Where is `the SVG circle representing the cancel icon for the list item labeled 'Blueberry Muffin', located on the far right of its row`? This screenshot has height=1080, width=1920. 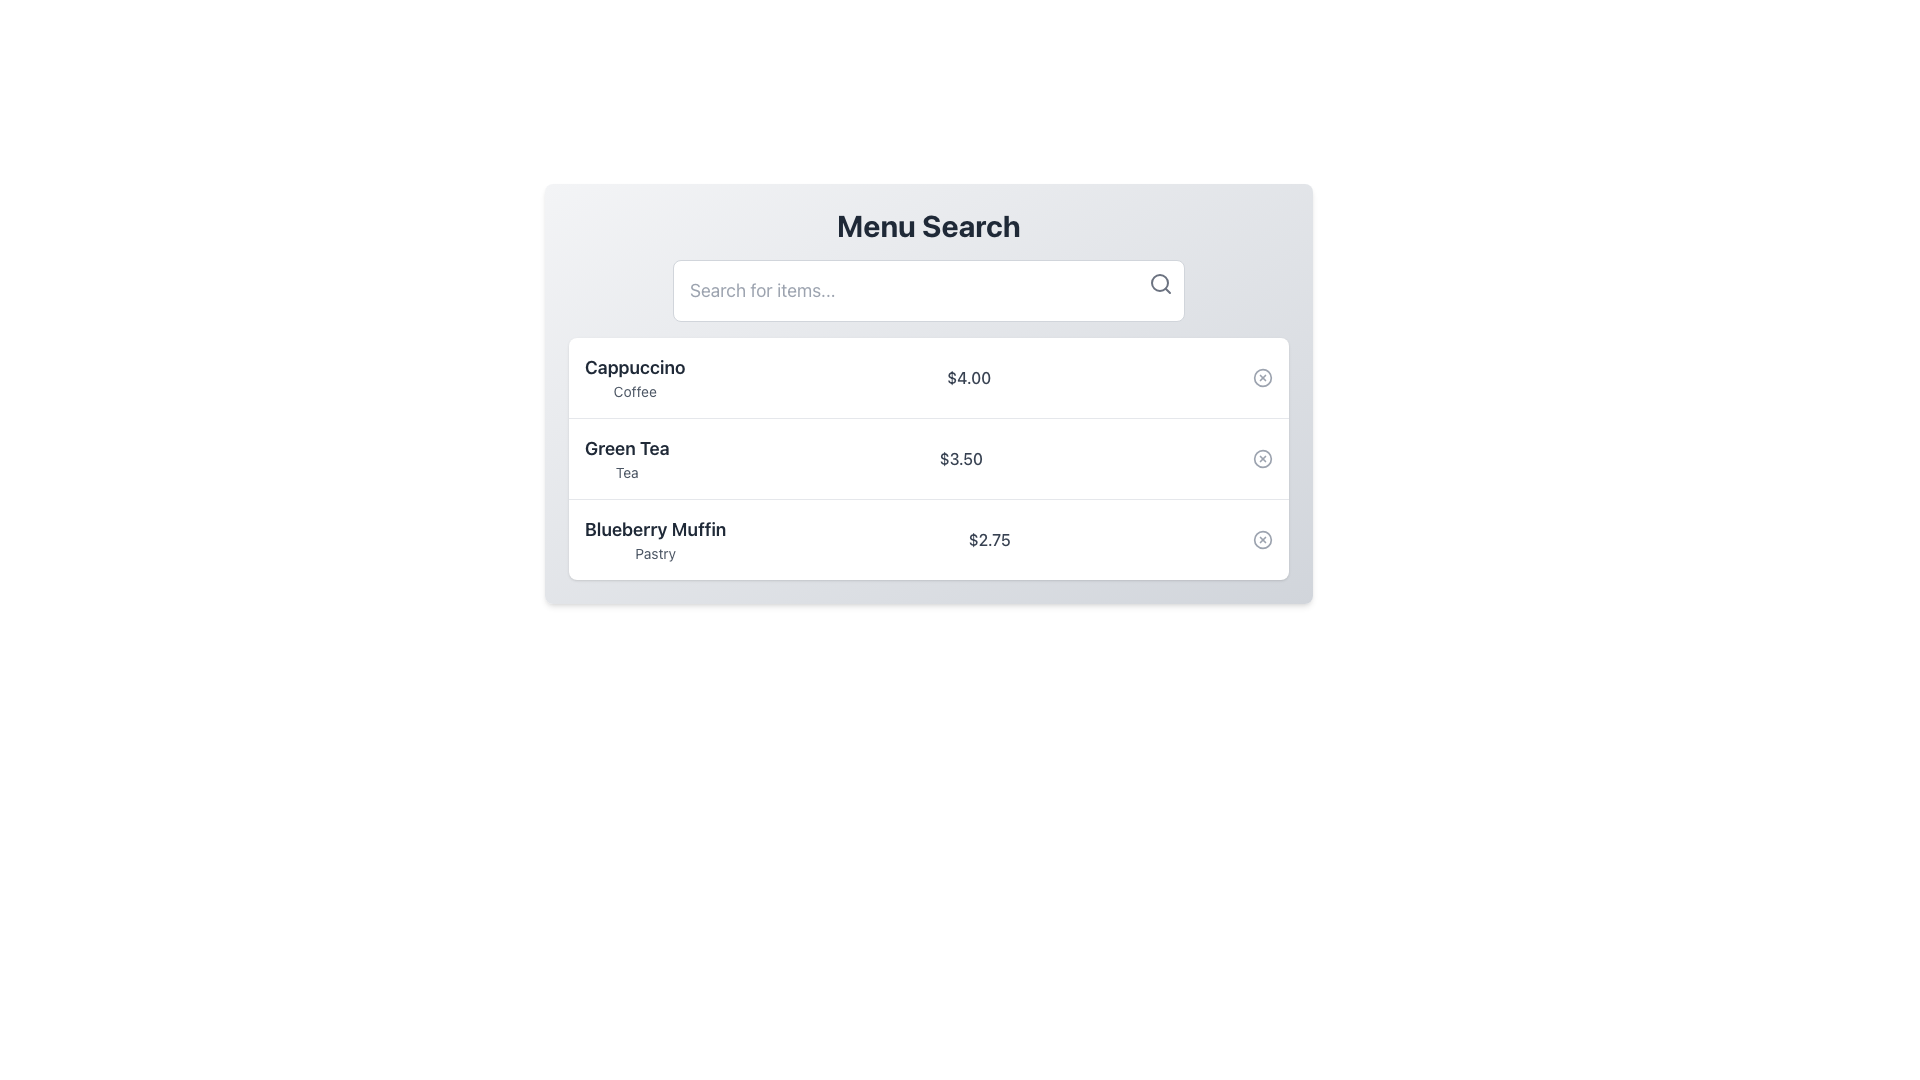
the SVG circle representing the cancel icon for the list item labeled 'Blueberry Muffin', located on the far right of its row is located at coordinates (1261, 540).